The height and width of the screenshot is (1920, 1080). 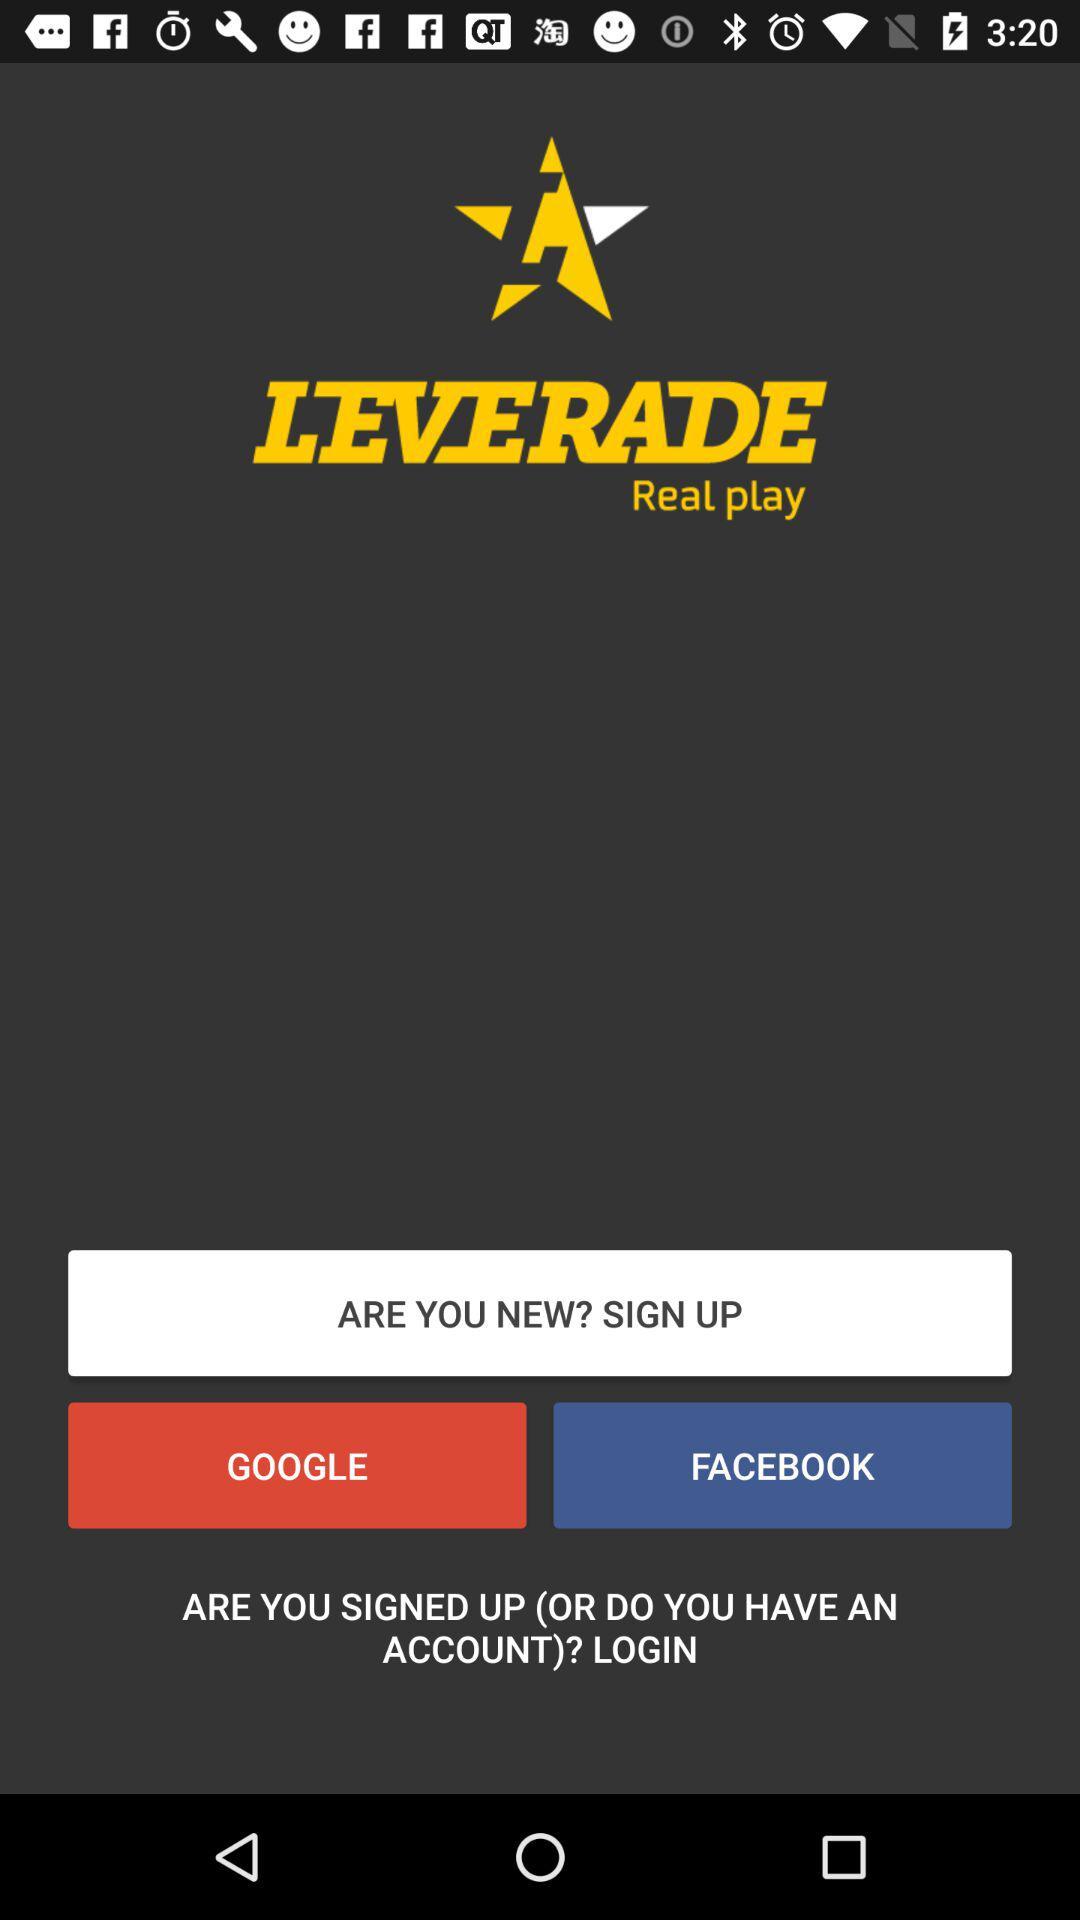 I want to click on the button next to facebook icon, so click(x=297, y=1465).